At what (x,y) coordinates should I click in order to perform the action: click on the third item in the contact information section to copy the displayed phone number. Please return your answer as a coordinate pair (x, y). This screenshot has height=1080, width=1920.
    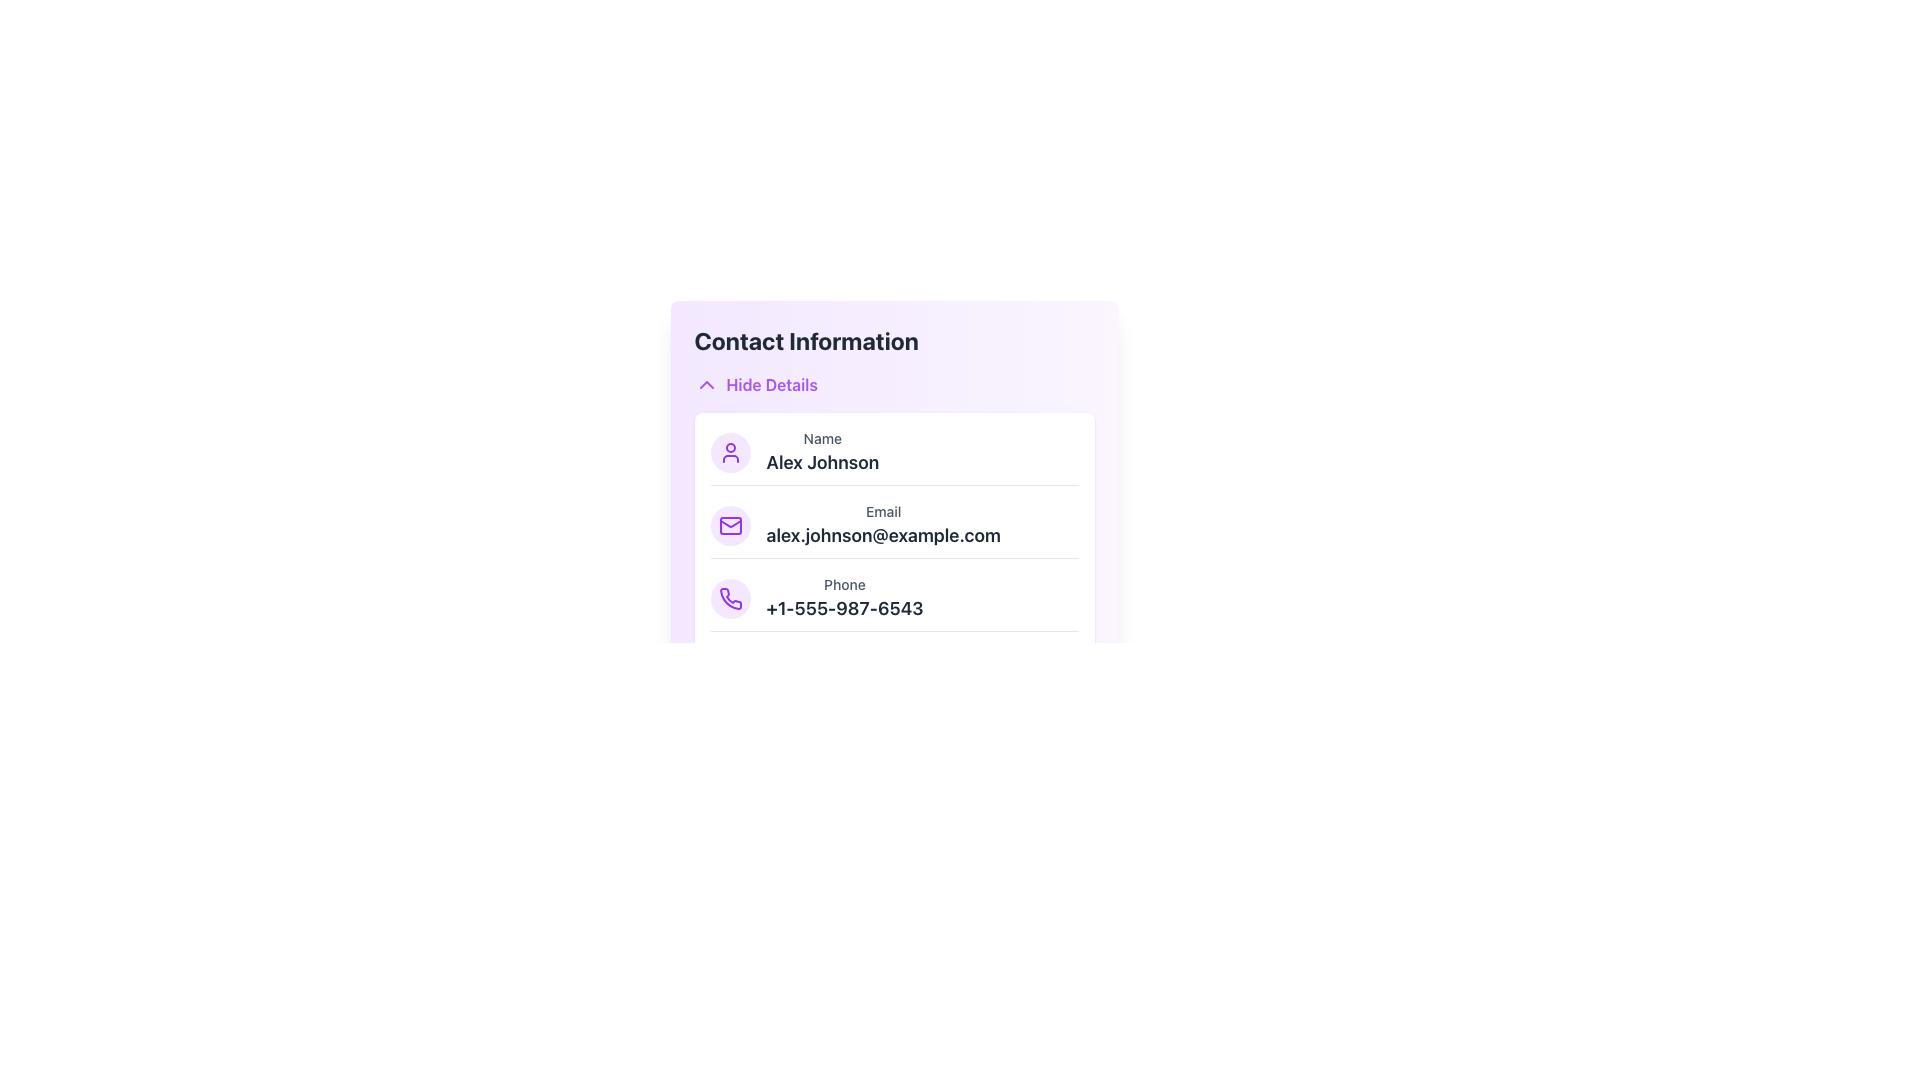
    Looking at the image, I should click on (893, 602).